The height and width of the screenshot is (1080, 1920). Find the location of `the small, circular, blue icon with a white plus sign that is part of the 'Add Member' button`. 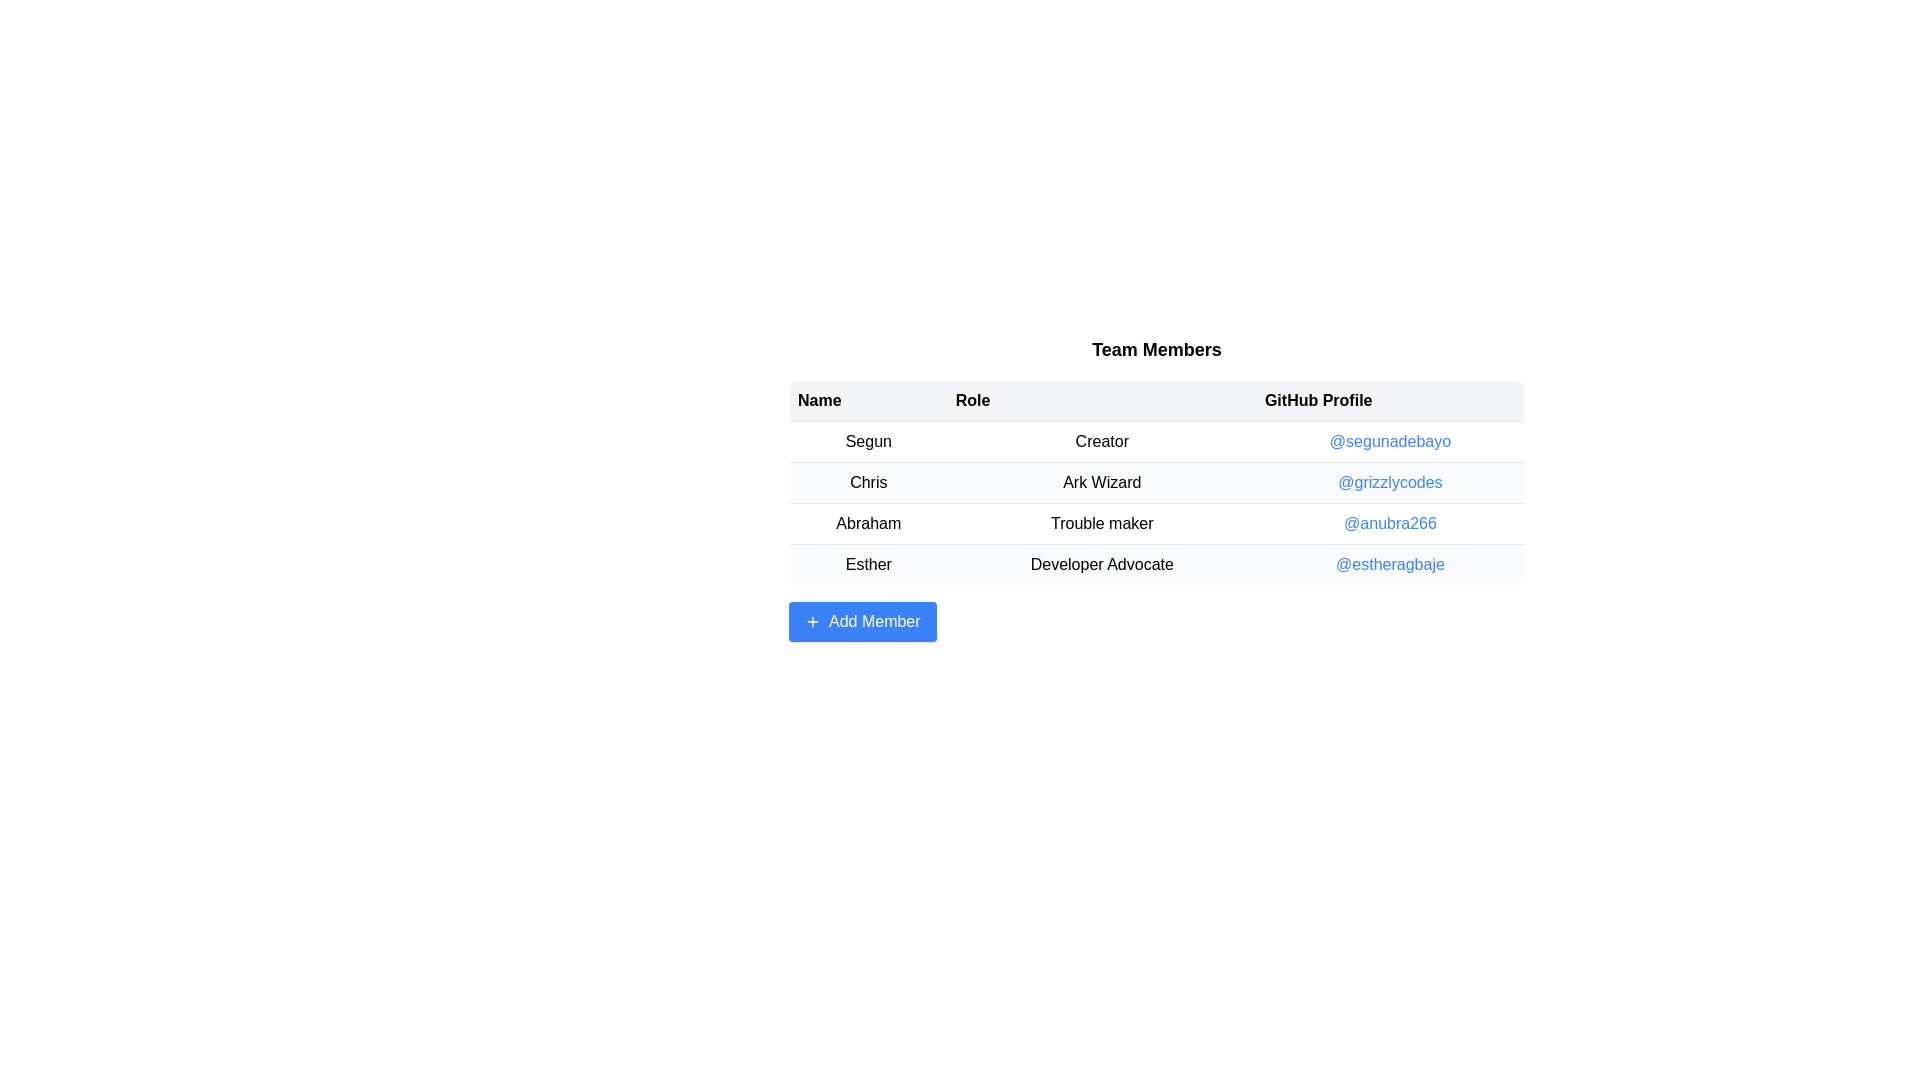

the small, circular, blue icon with a white plus sign that is part of the 'Add Member' button is located at coordinates (812, 620).